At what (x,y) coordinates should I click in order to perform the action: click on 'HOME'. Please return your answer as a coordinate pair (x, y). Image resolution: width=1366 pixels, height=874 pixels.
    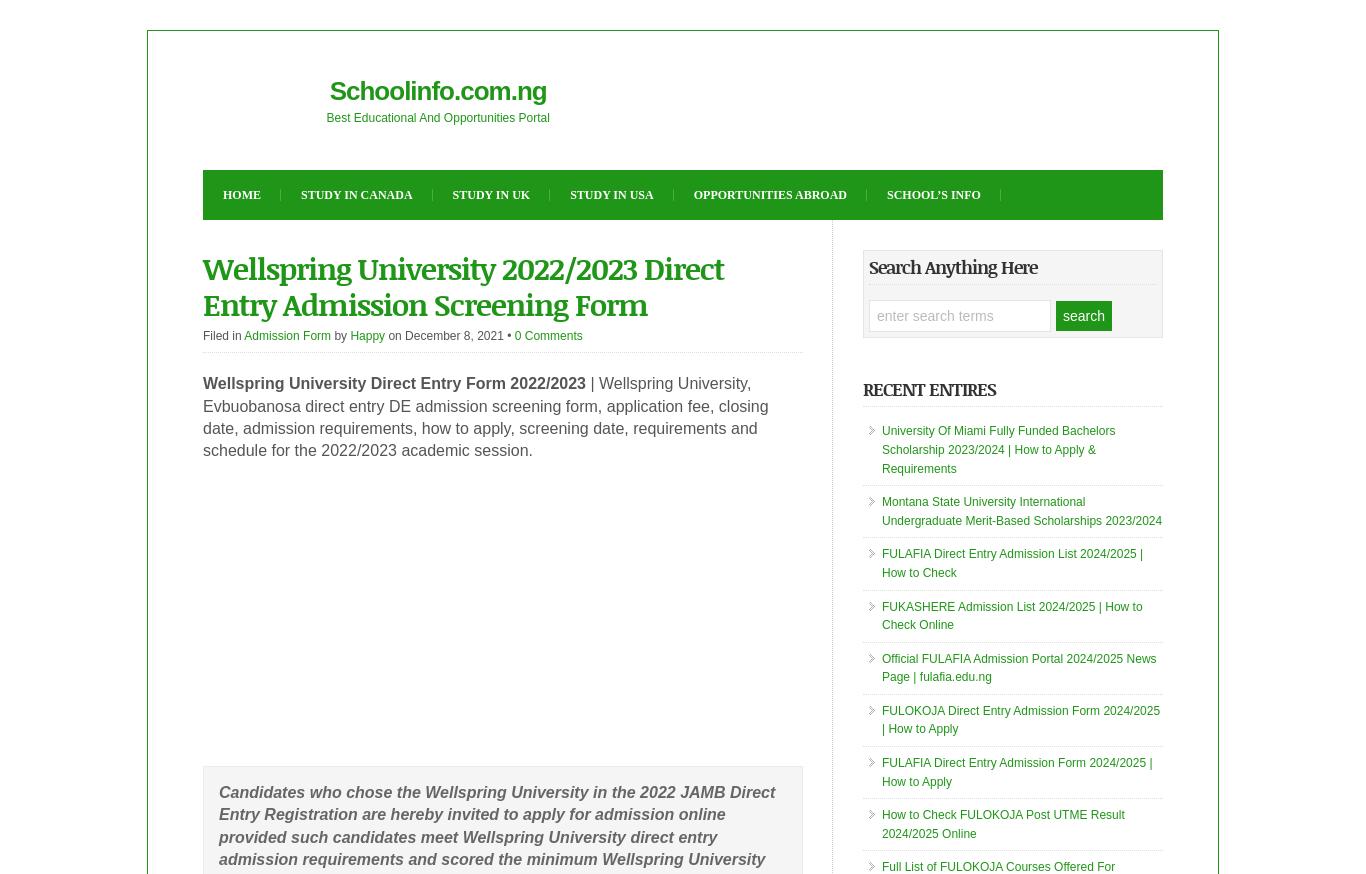
    Looking at the image, I should click on (242, 193).